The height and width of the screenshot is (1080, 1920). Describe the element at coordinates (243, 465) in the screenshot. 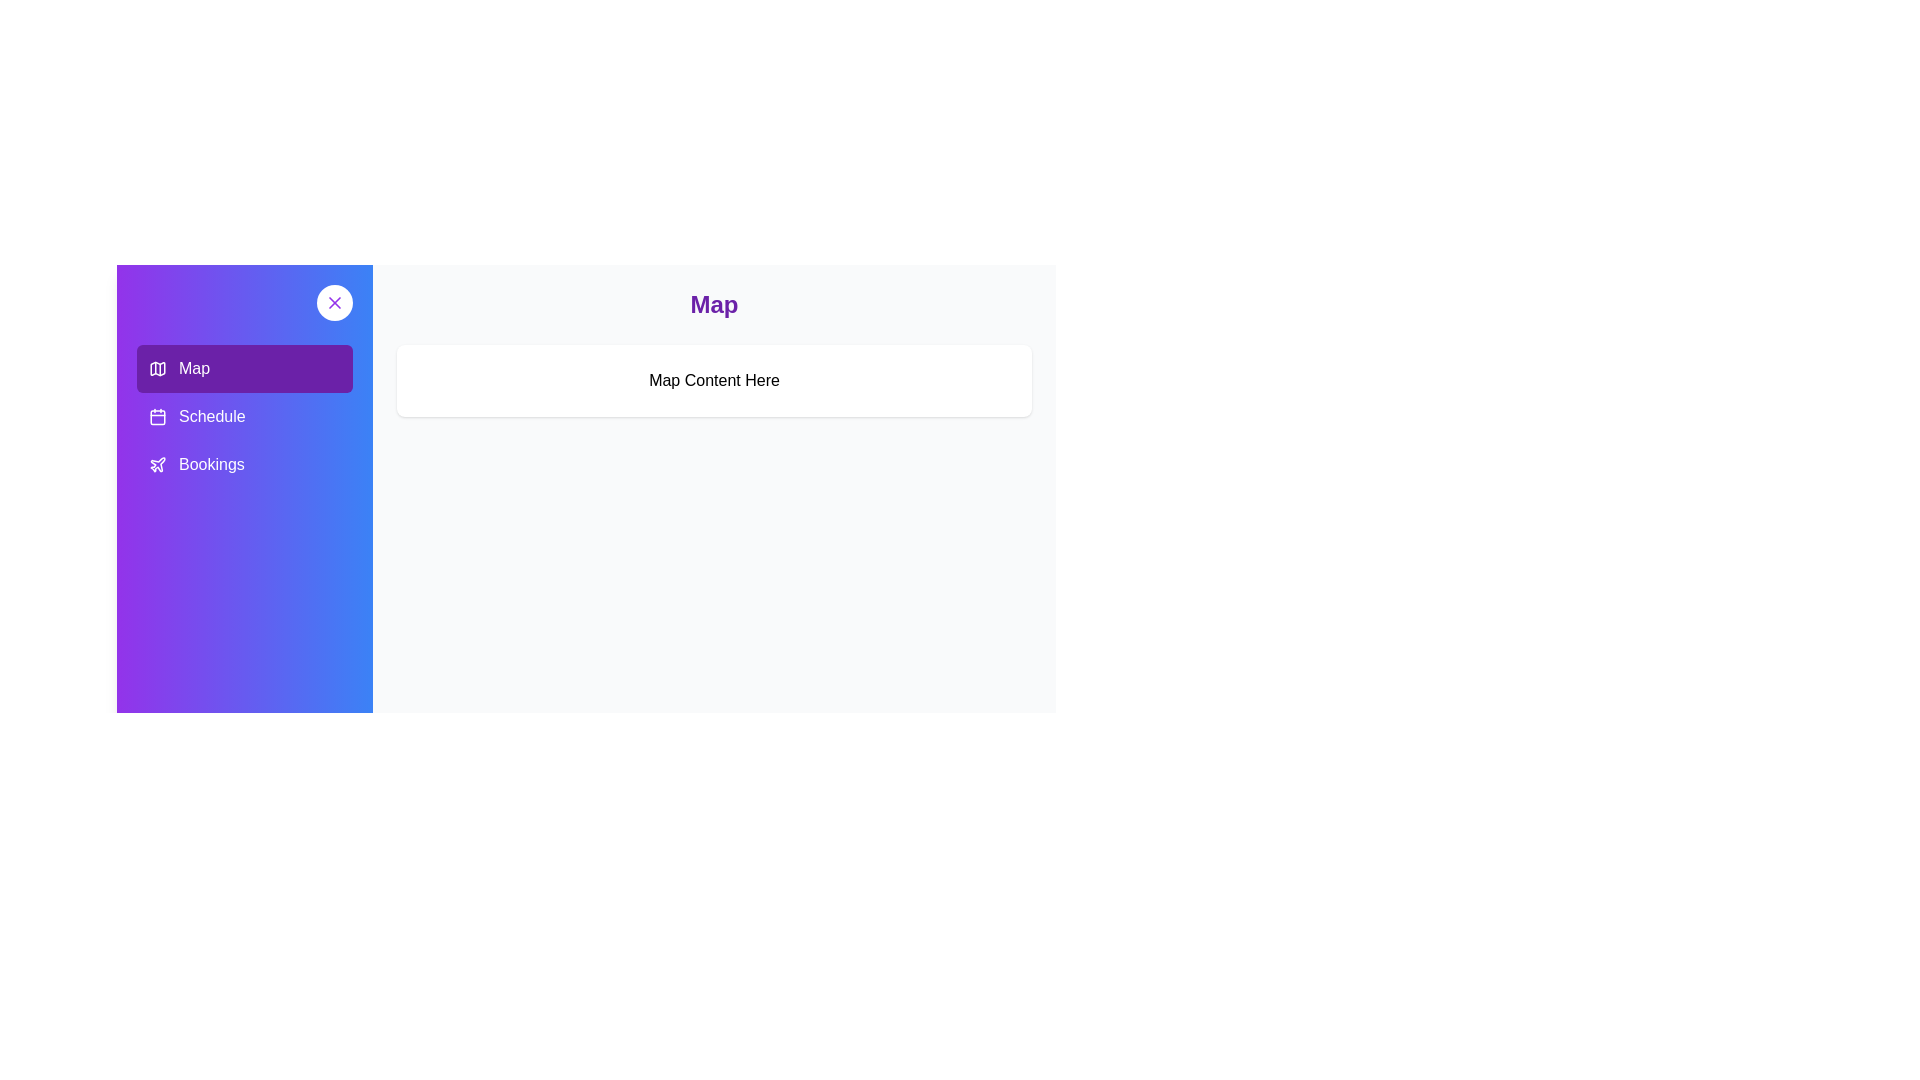

I see `the Bookings tab by clicking on it` at that location.